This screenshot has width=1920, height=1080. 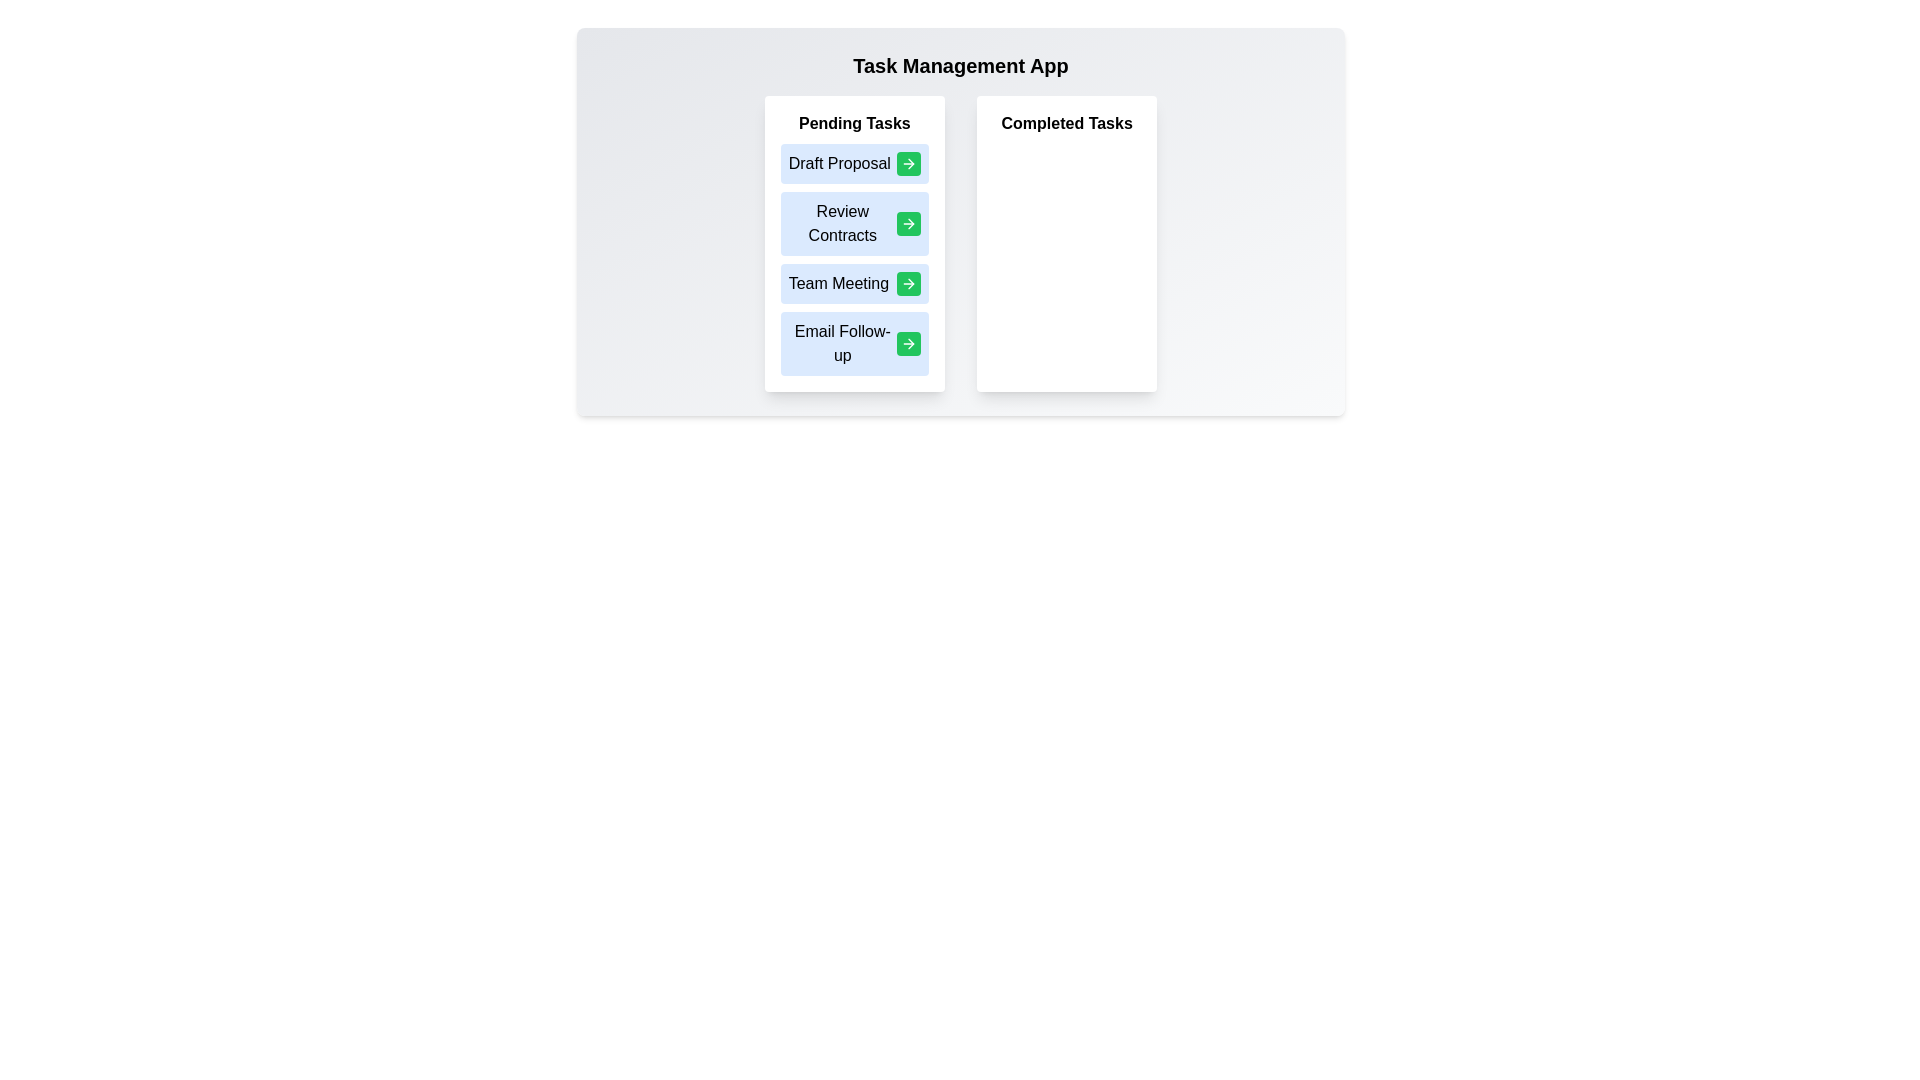 What do you see at coordinates (907, 223) in the screenshot?
I see `green button next to the task labeled Review Contracts to move it to the Completed Tasks list` at bounding box center [907, 223].